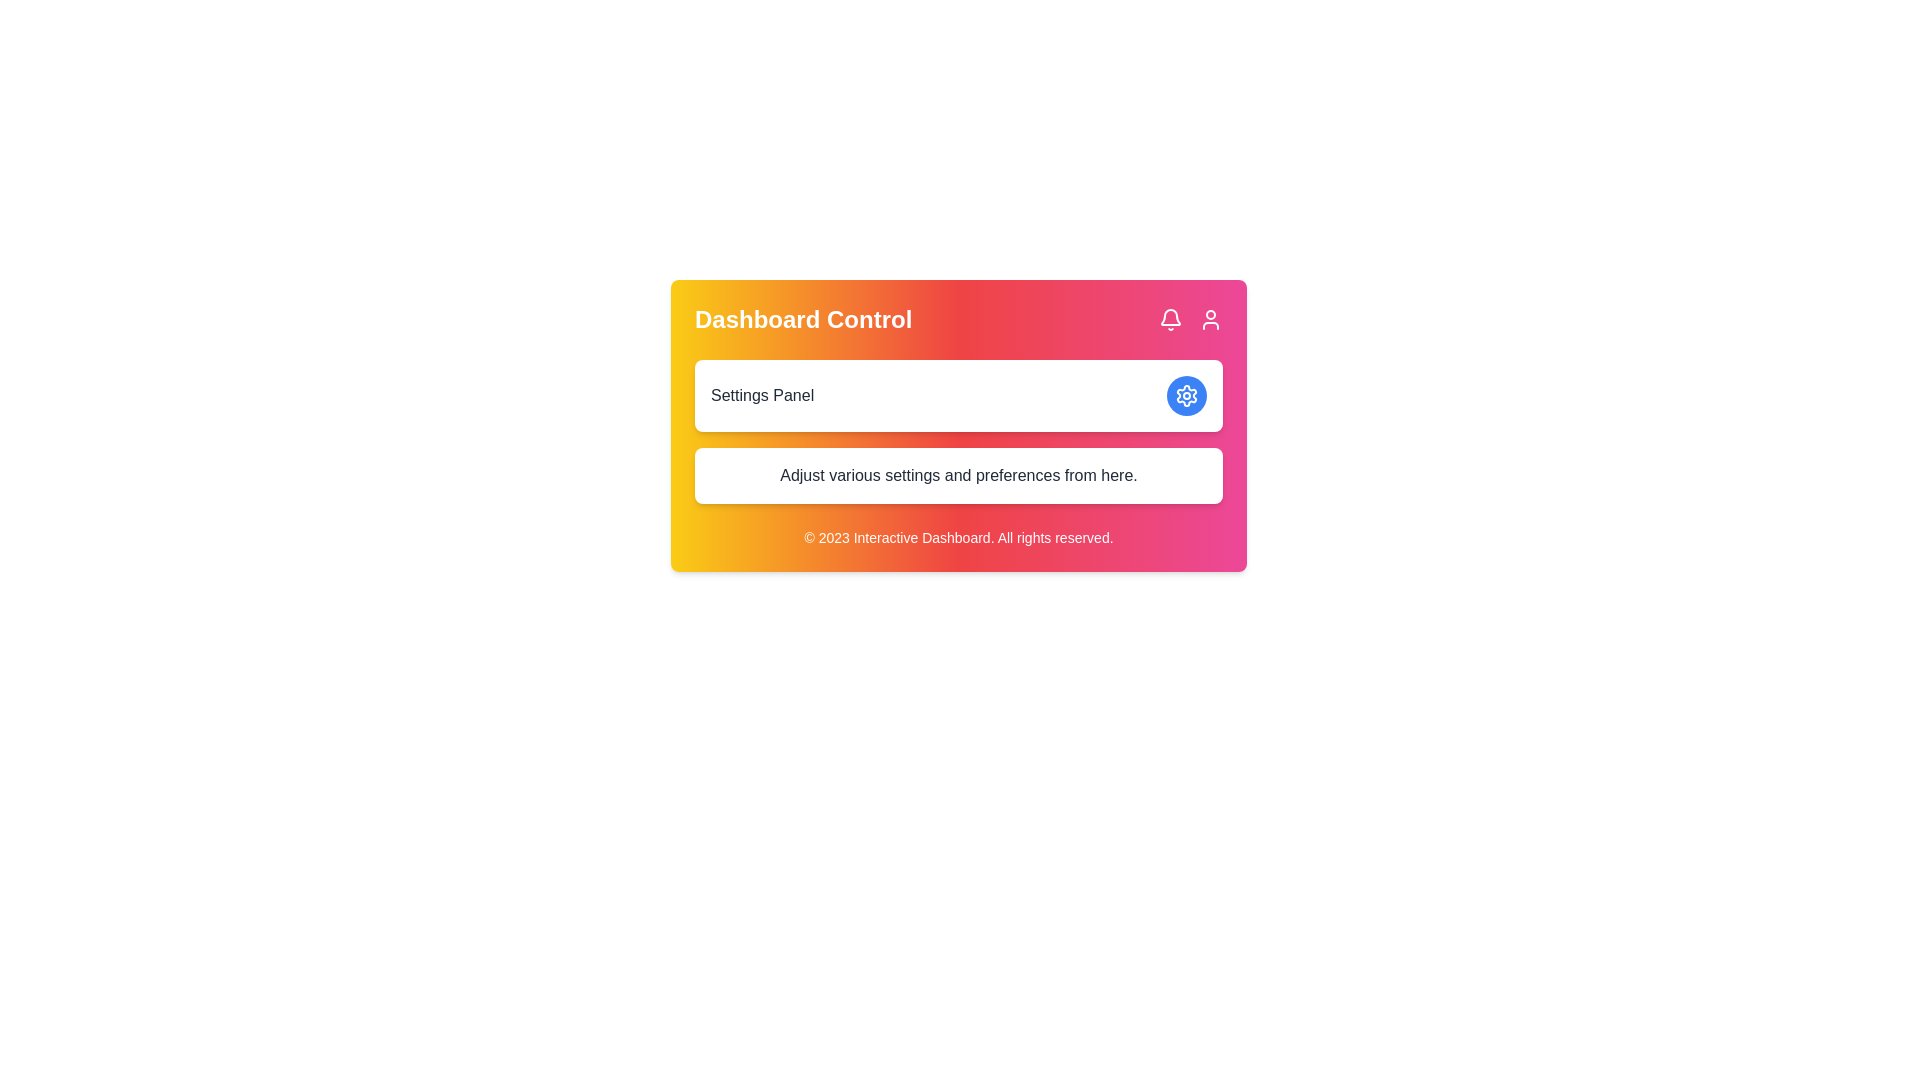 The width and height of the screenshot is (1920, 1080). I want to click on informational text block located below the 'Settings Panel', which provides instructions for adjusting settings and preferences, so click(958, 475).